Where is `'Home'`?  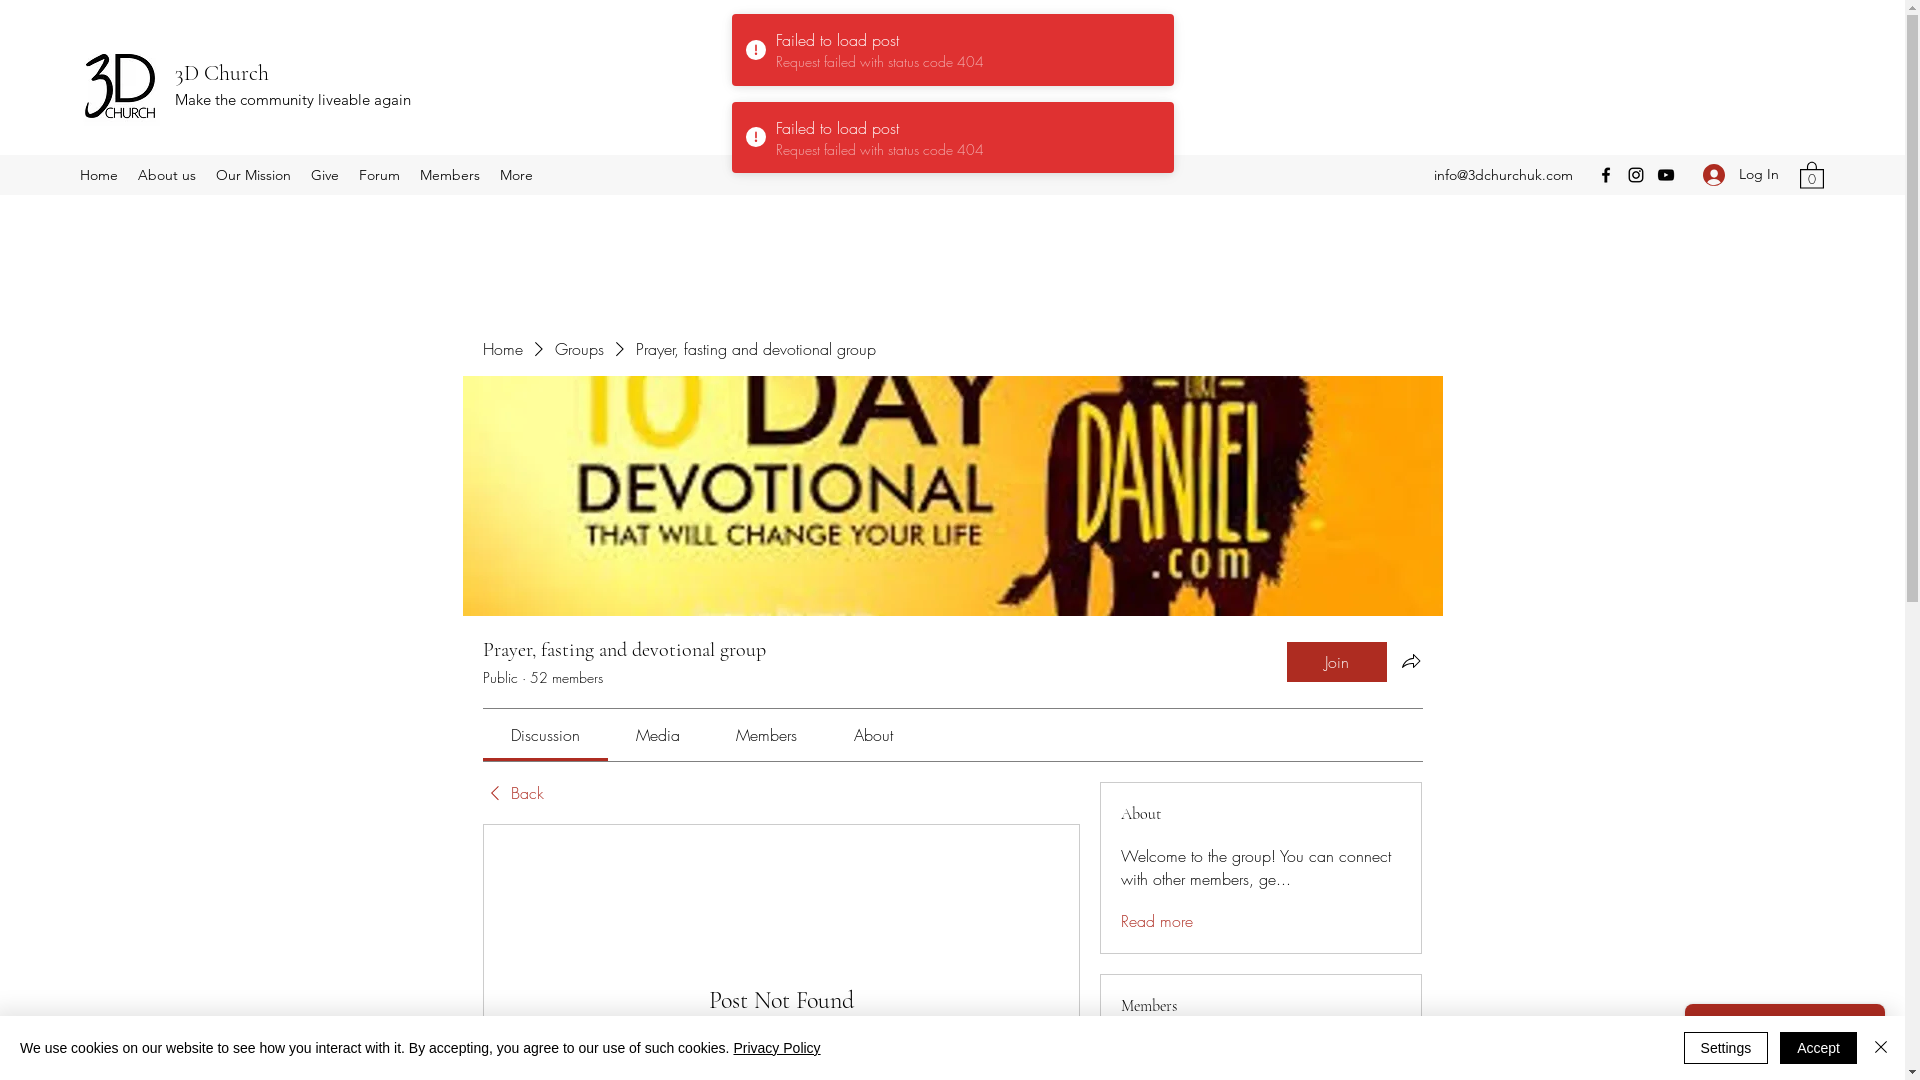
'Home' is located at coordinates (502, 347).